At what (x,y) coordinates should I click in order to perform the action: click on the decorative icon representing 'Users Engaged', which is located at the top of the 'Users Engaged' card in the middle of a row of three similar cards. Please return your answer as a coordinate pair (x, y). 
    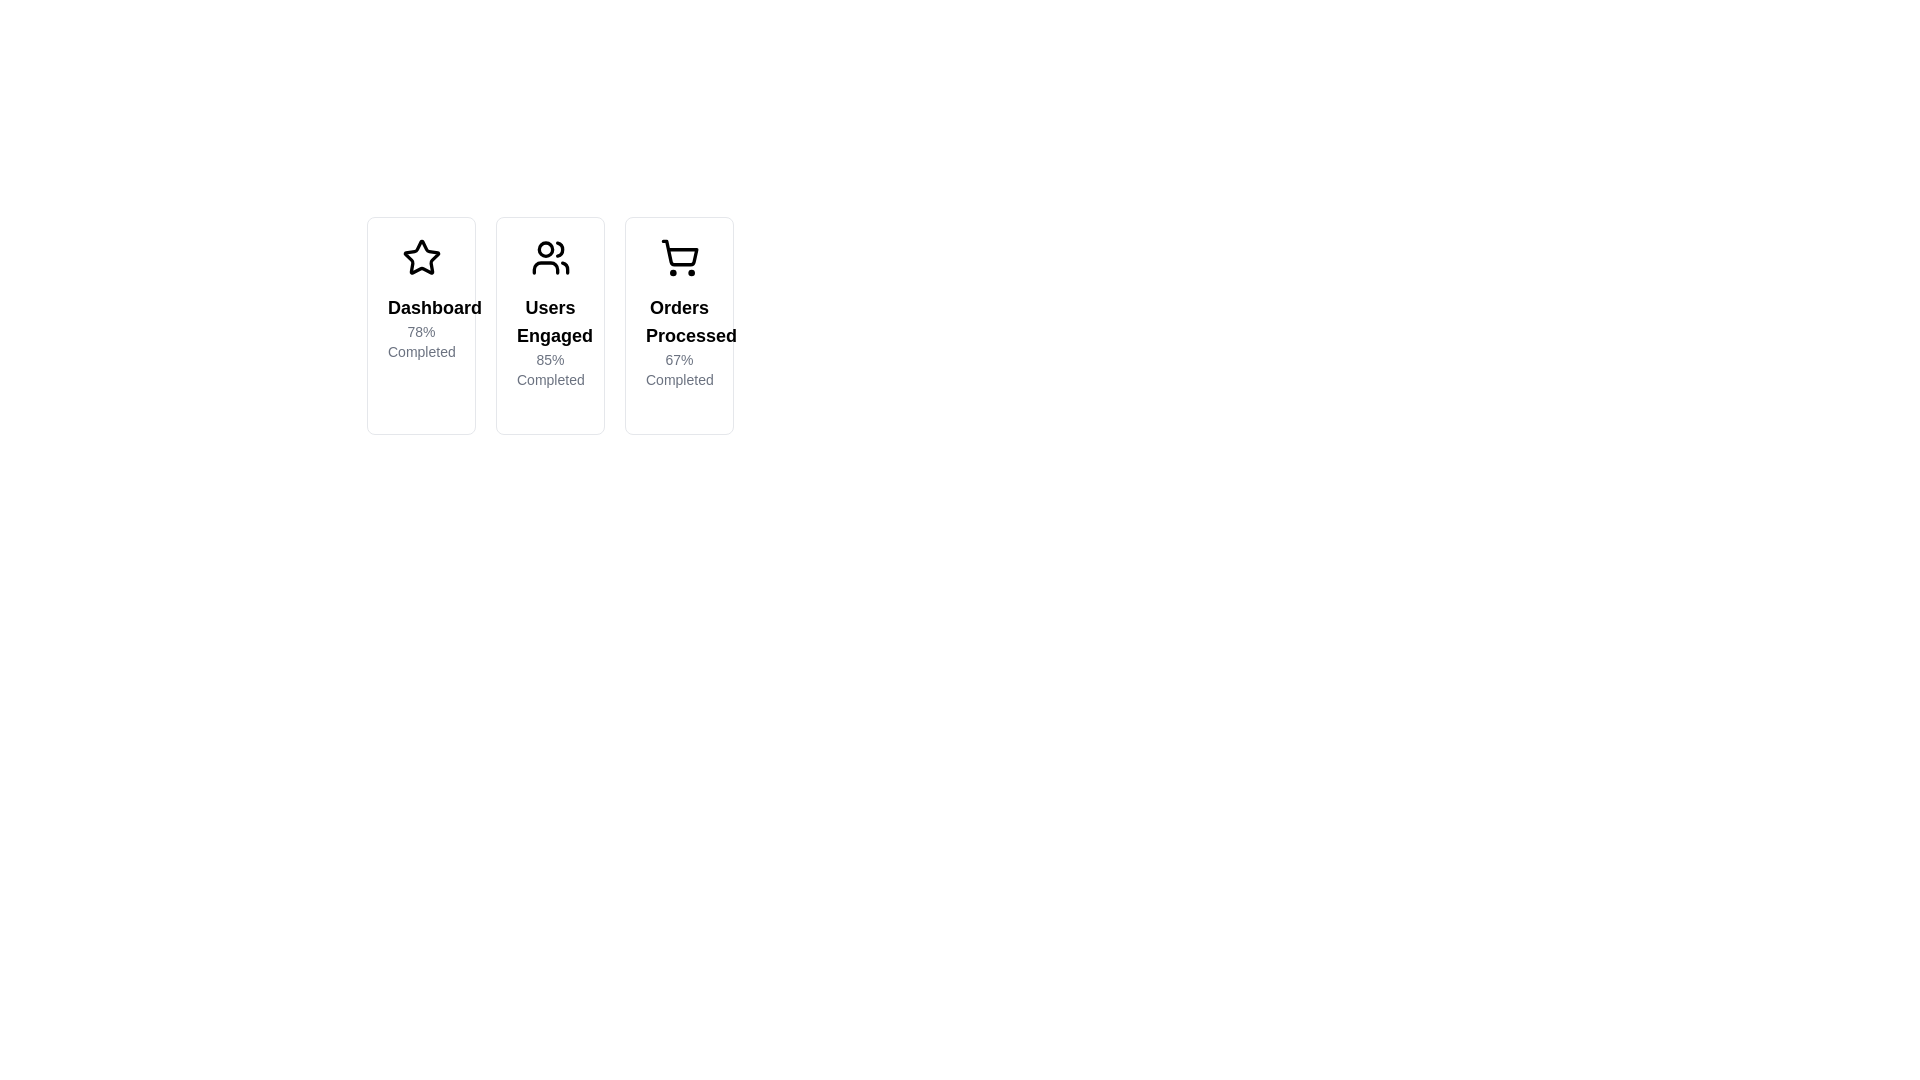
    Looking at the image, I should click on (550, 257).